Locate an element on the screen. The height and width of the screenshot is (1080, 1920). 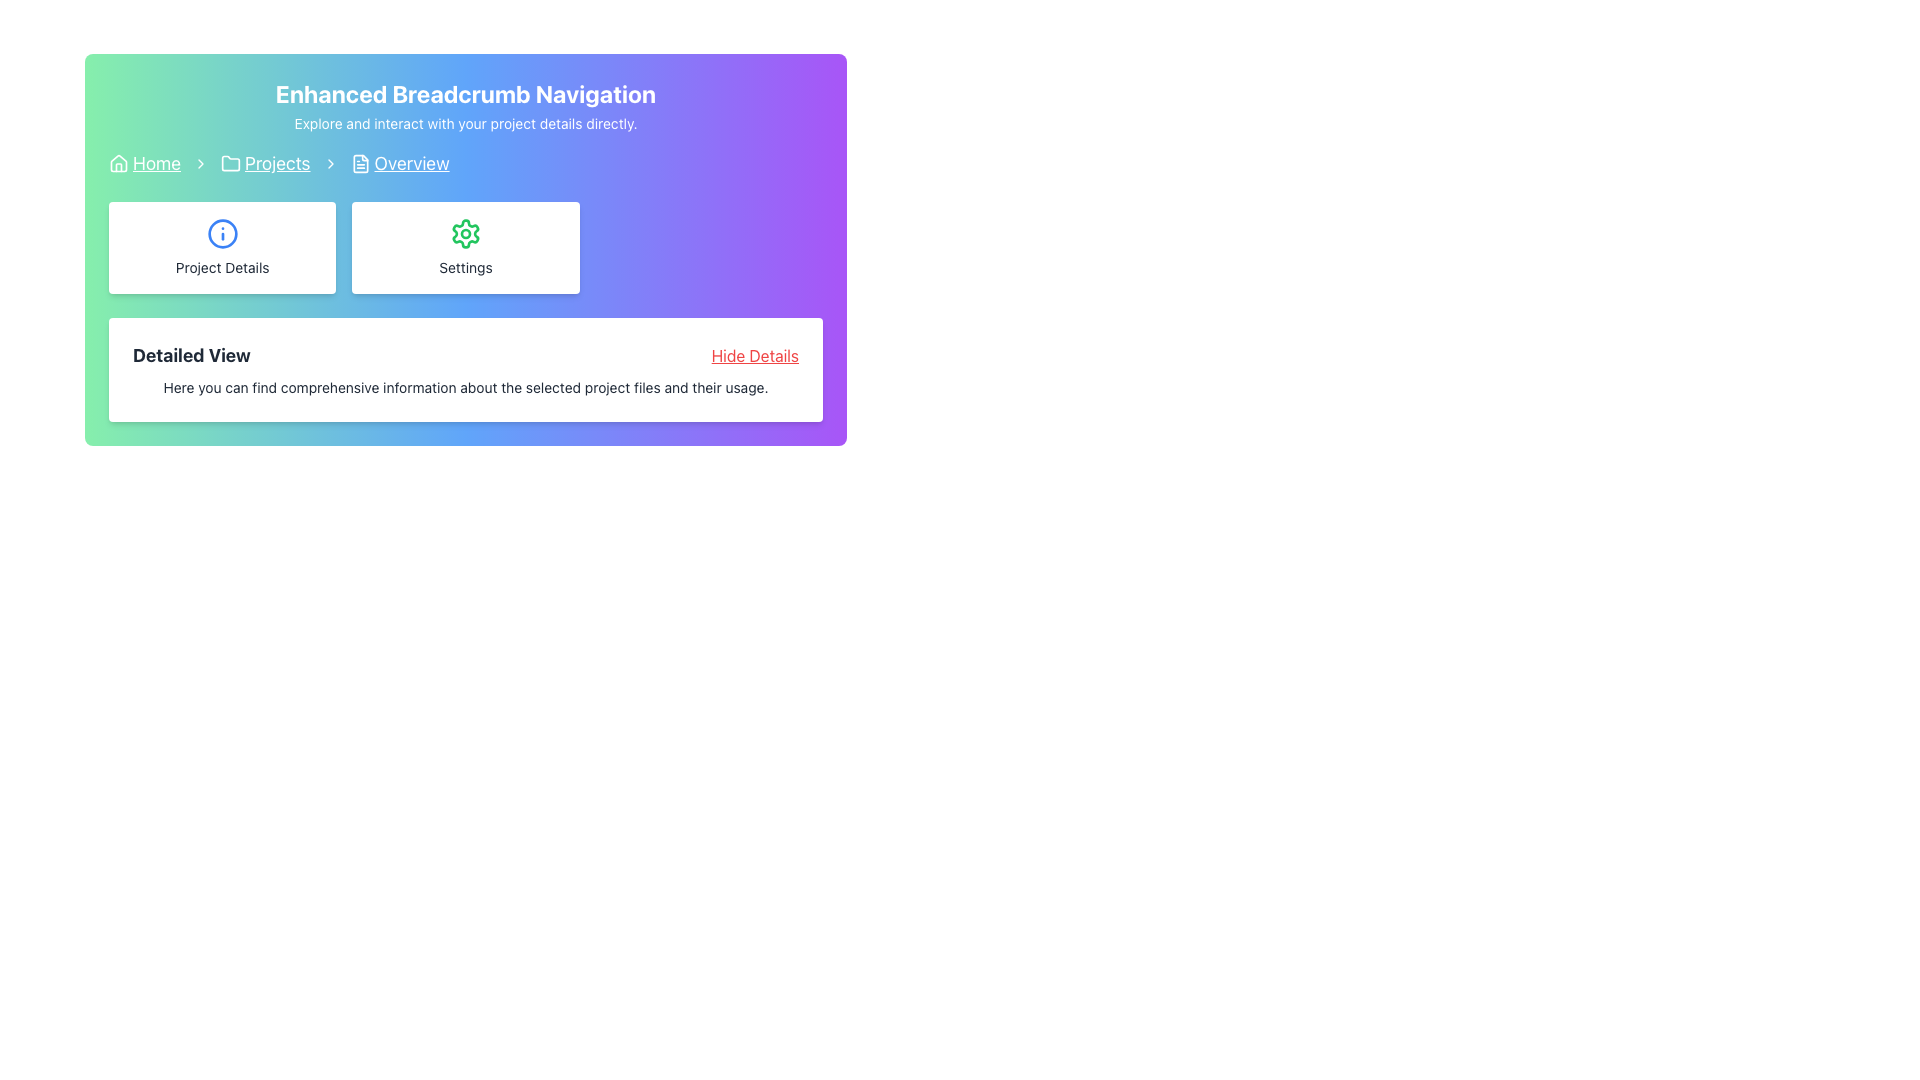
the interactive link located in the top-right corner of the 'Detailed View' box is located at coordinates (754, 354).